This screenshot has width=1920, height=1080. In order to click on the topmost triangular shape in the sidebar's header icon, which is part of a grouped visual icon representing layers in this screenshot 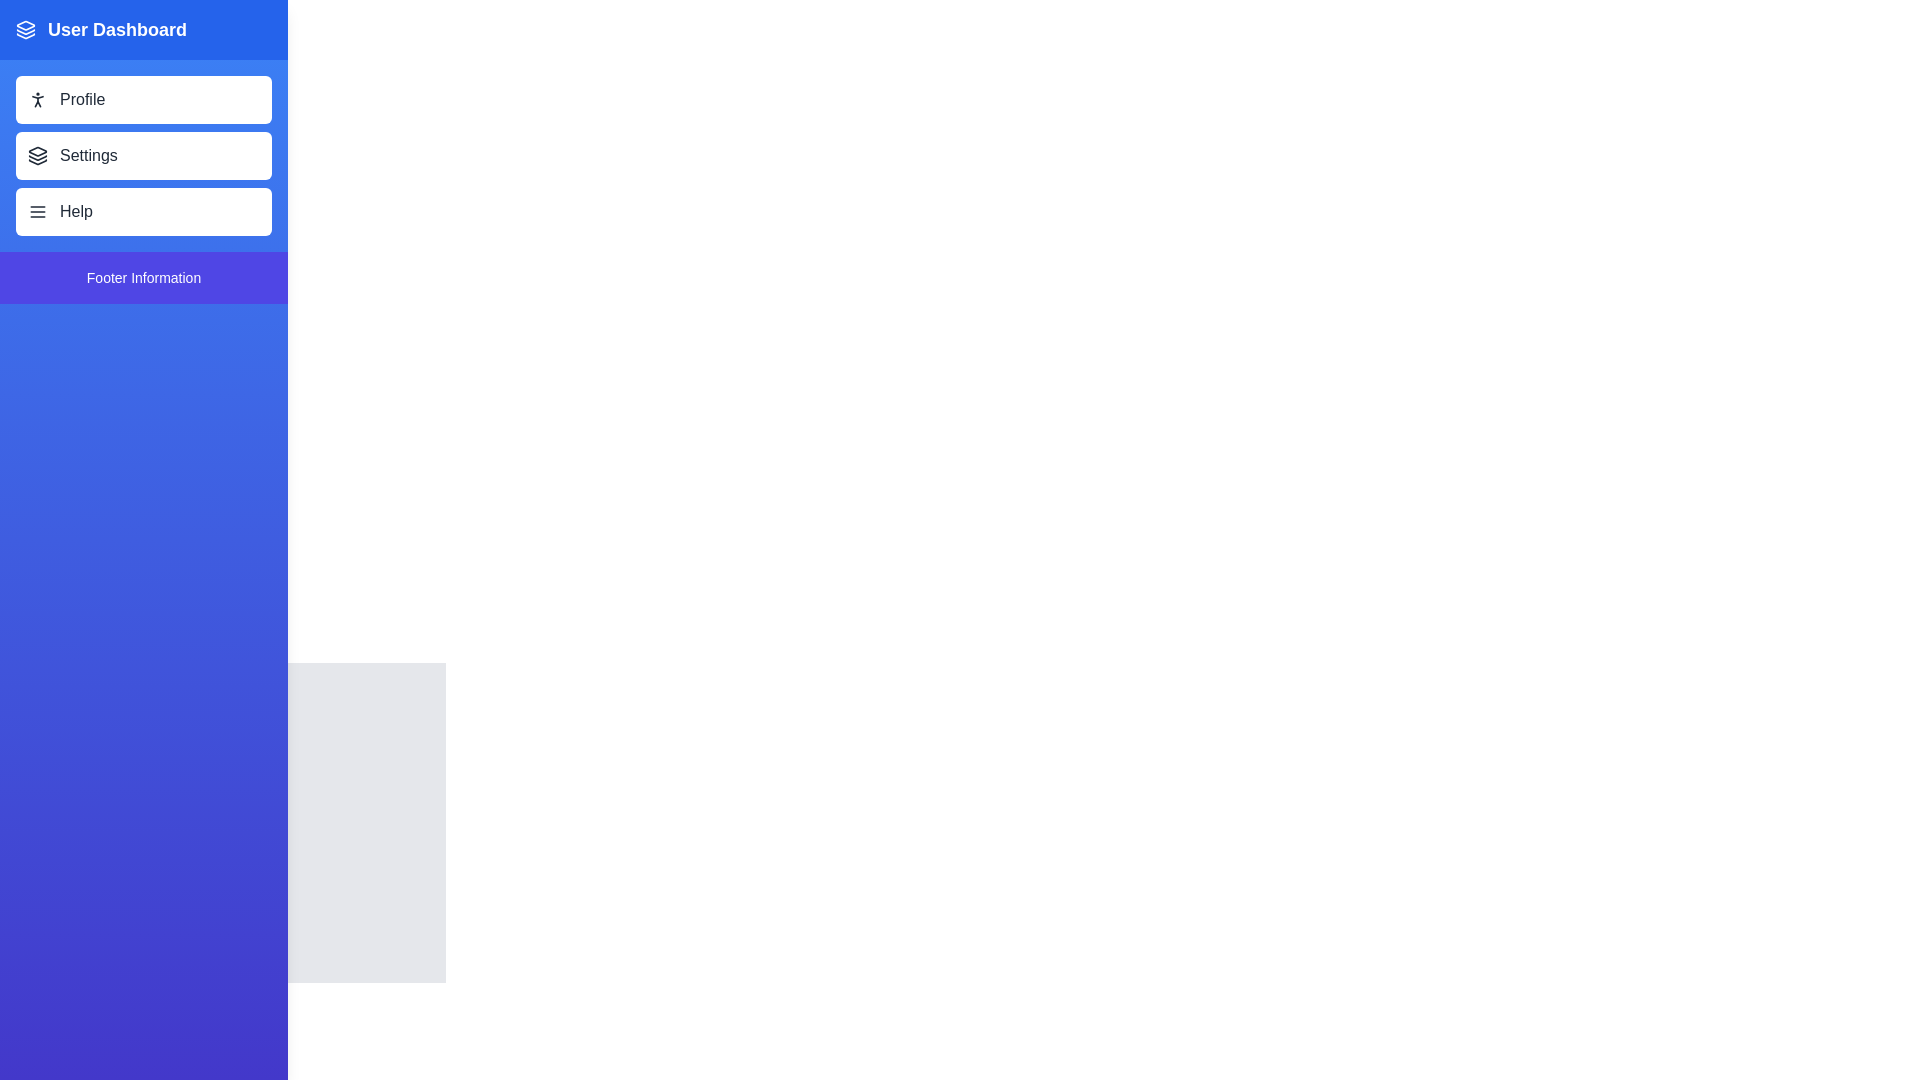, I will do `click(38, 150)`.